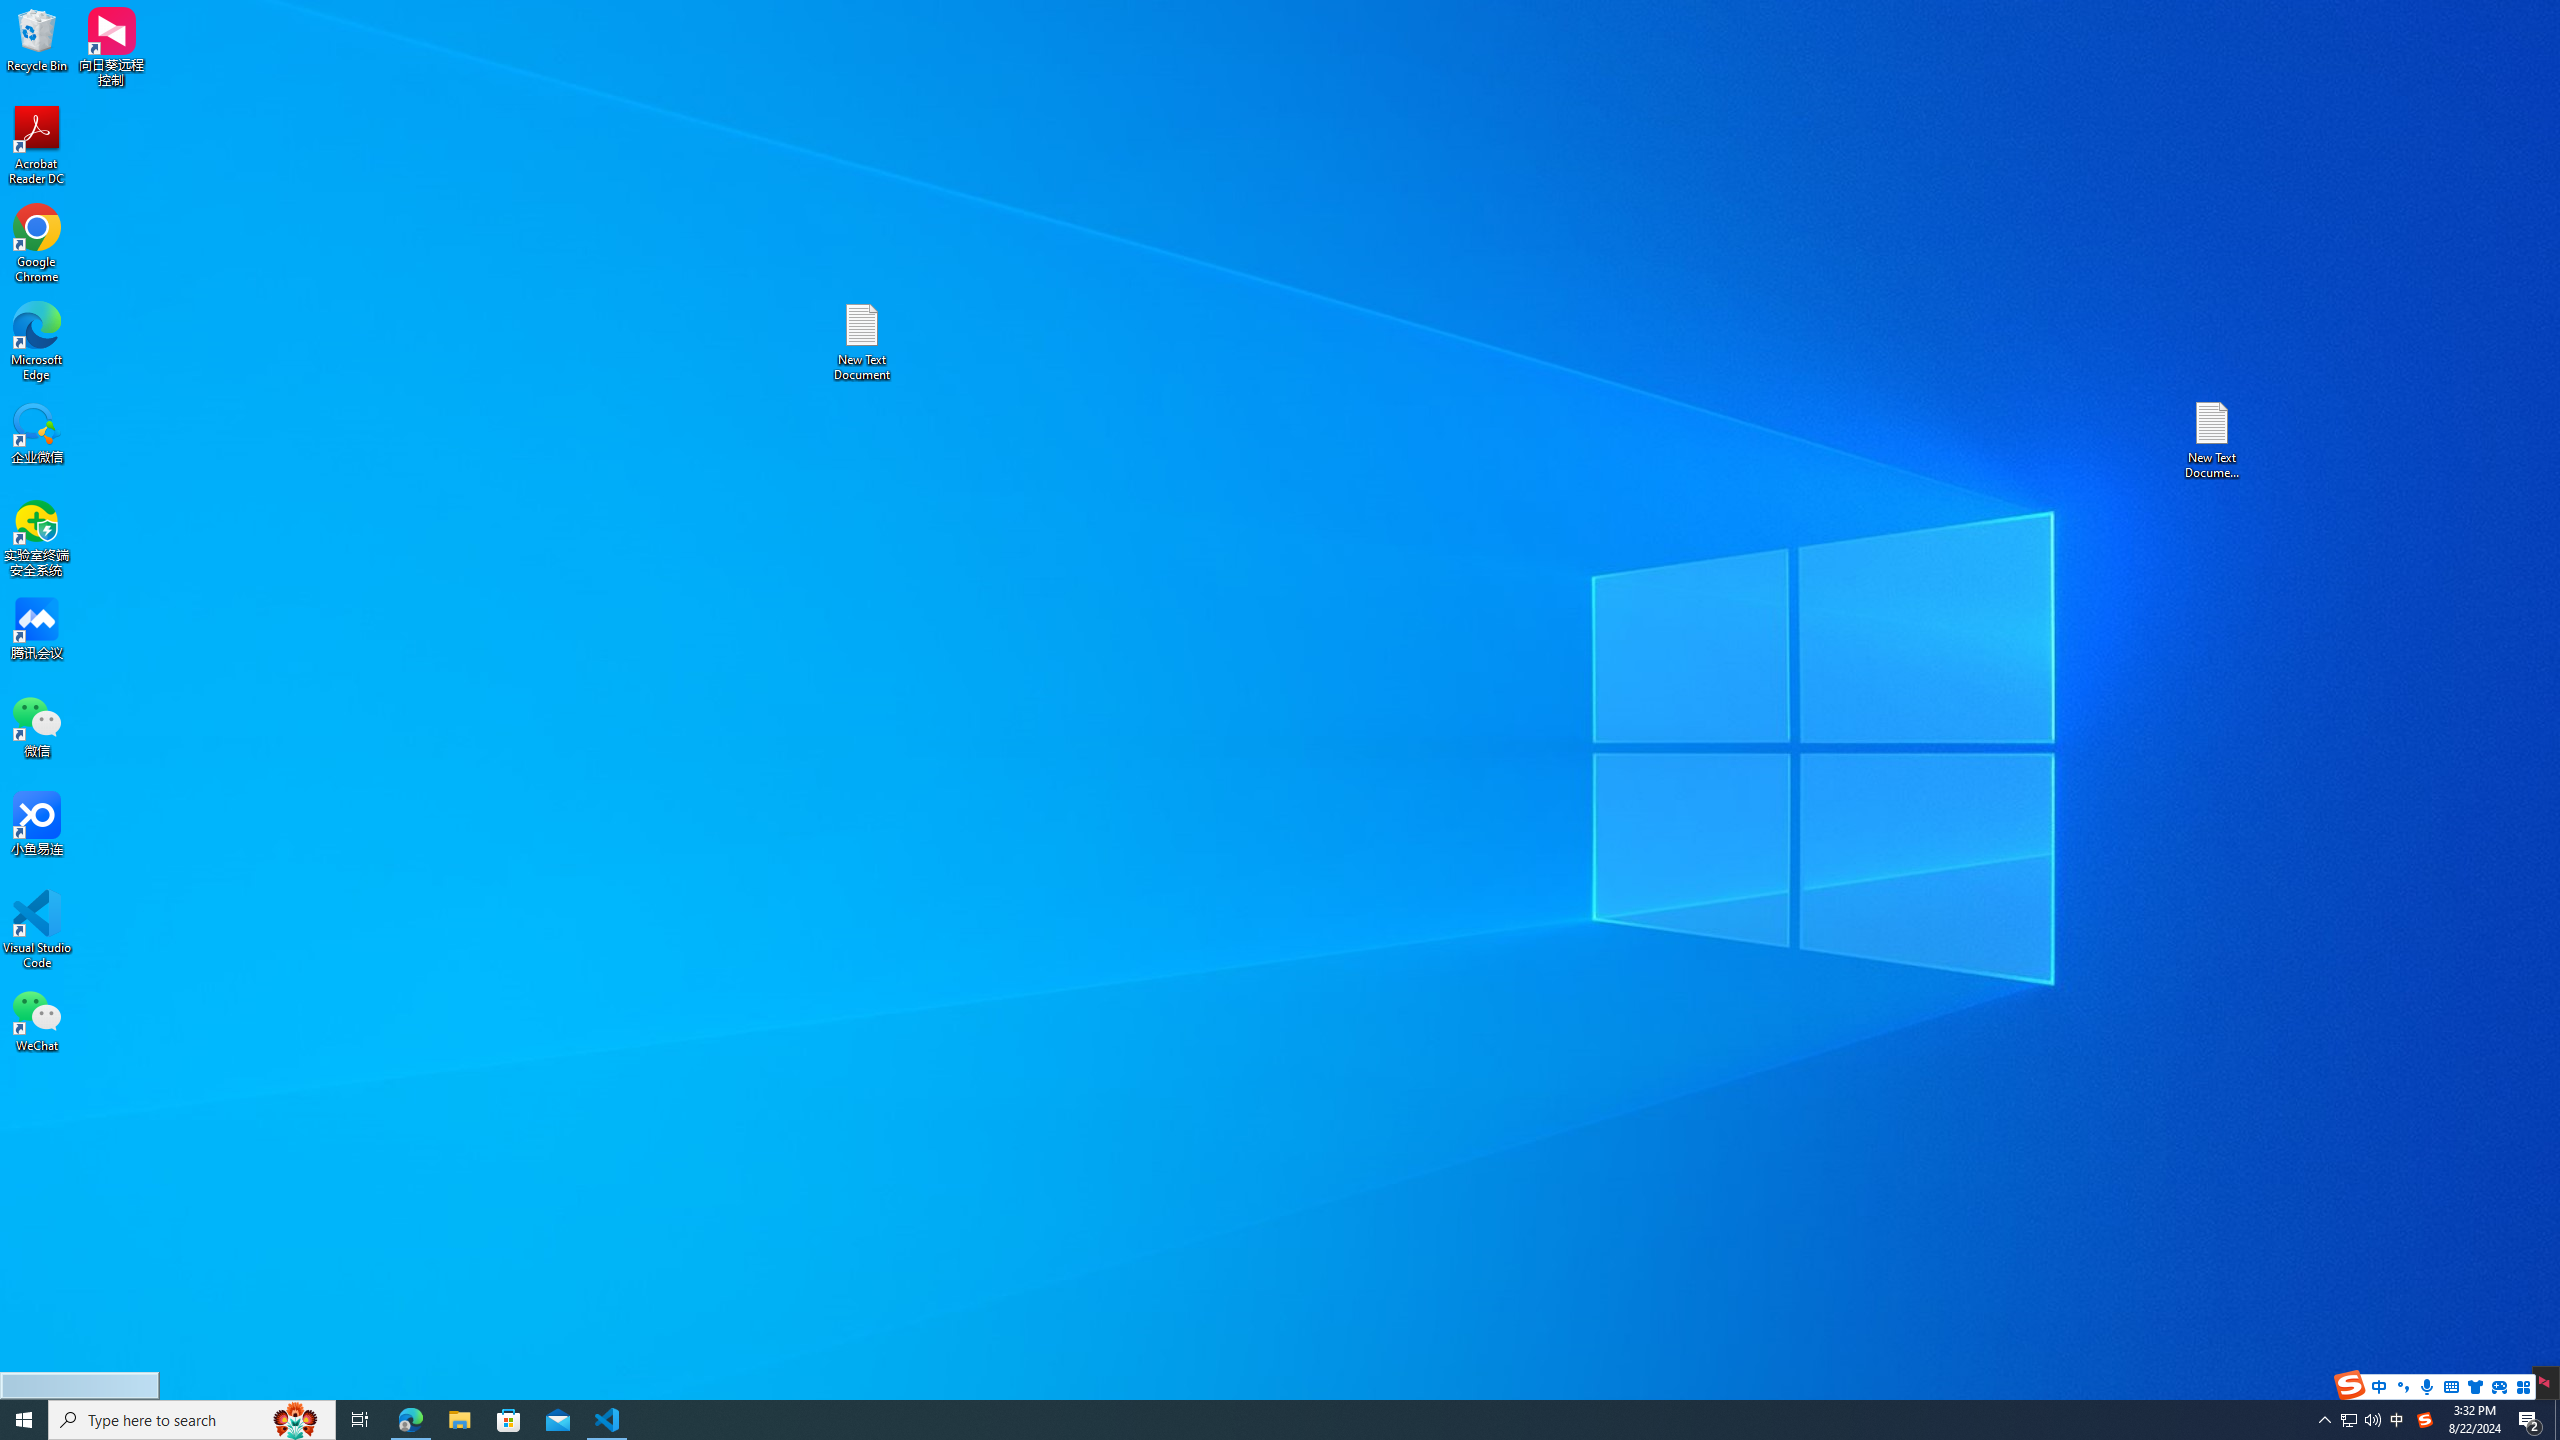 Image resolution: width=2560 pixels, height=1440 pixels. Describe the element at coordinates (36, 928) in the screenshot. I see `'Visual Studio Code'` at that location.